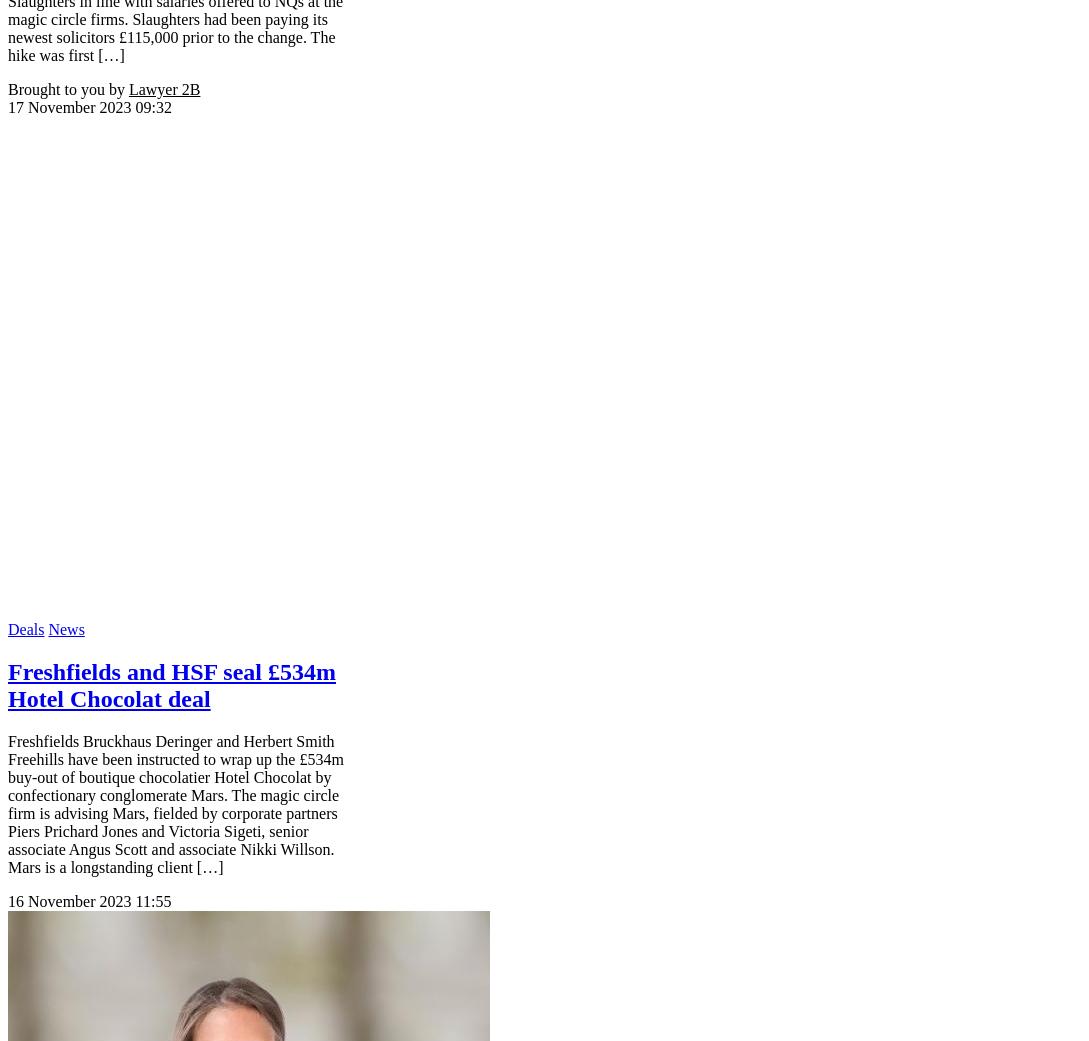 This screenshot has height=1041, width=1089. Describe the element at coordinates (7, 683) in the screenshot. I see `'Freshfields and HSF seal £534m Hotel Chocolat deal'` at that location.